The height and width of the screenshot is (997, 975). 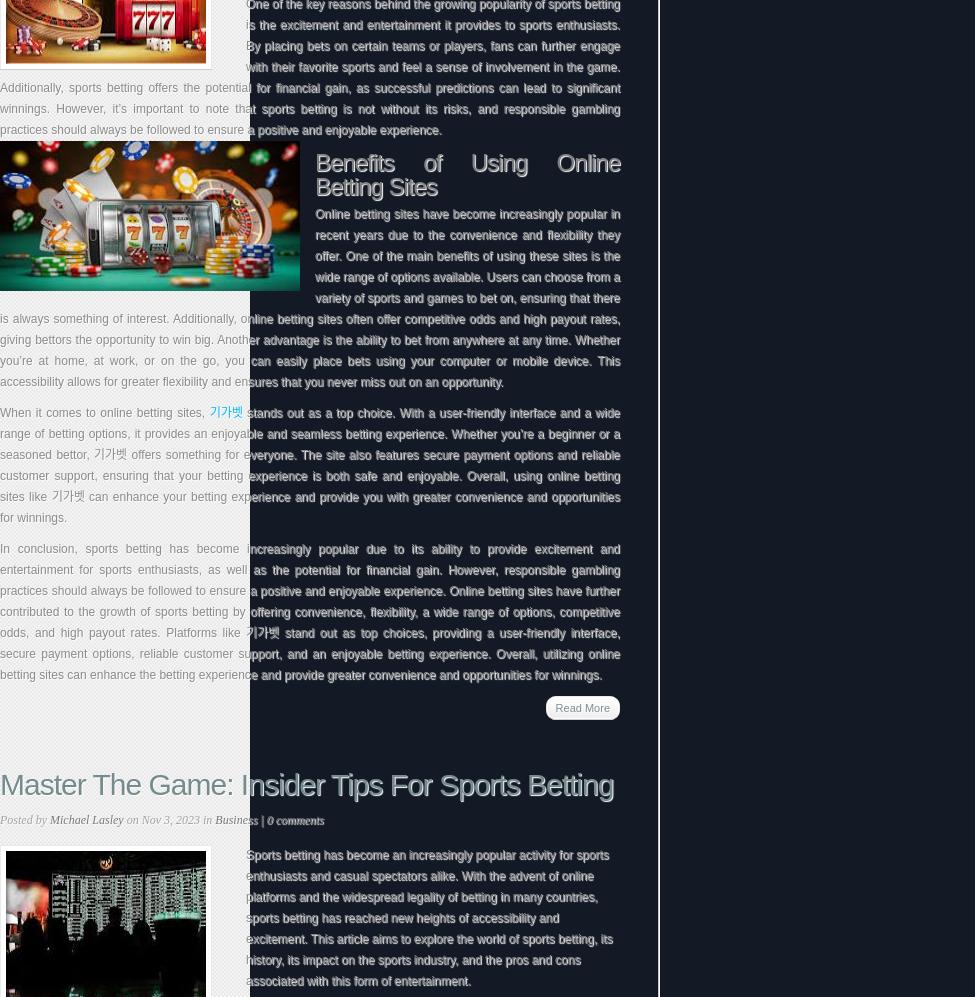 What do you see at coordinates (308, 298) in the screenshot?
I see `'Online betting sites have become increasingly popular in recent years due to the convenience and flexibility they offer. One of the main benefits of using these sites is the wide range of options available. Users can choose from a variety of sports and games to bet on, ensuring that there is always something of interest. Additionally, online betting sites often offer competitive odds and high payout rates, giving bettors the opportunity to win big. Another advantage is the ability to bet from anywhere at any time. Whether you’re at home, at work, or on the go, you can easily place bets using your computer or mobile device. This accessibility allows for greater flexibility and ensures that you never miss out on an opportunity.'` at bounding box center [308, 298].